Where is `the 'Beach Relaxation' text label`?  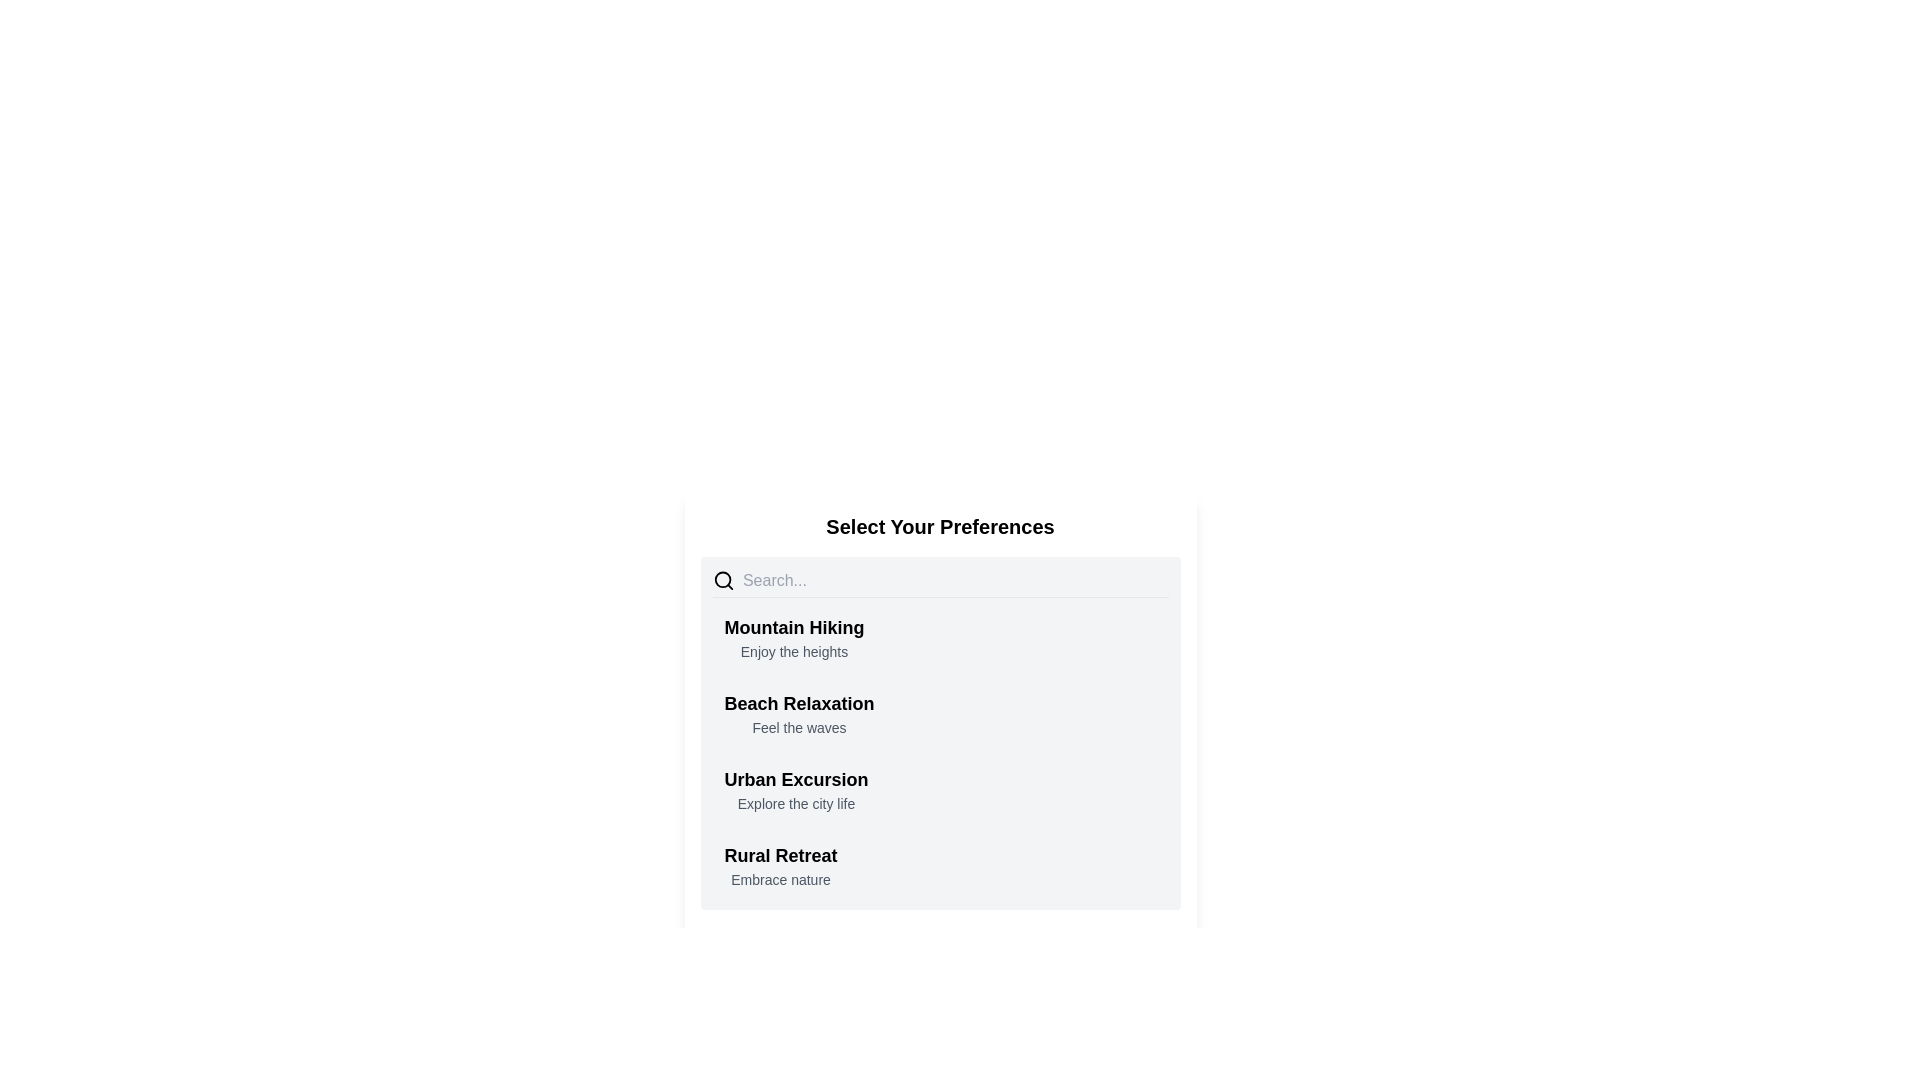 the 'Beach Relaxation' text label is located at coordinates (798, 712).